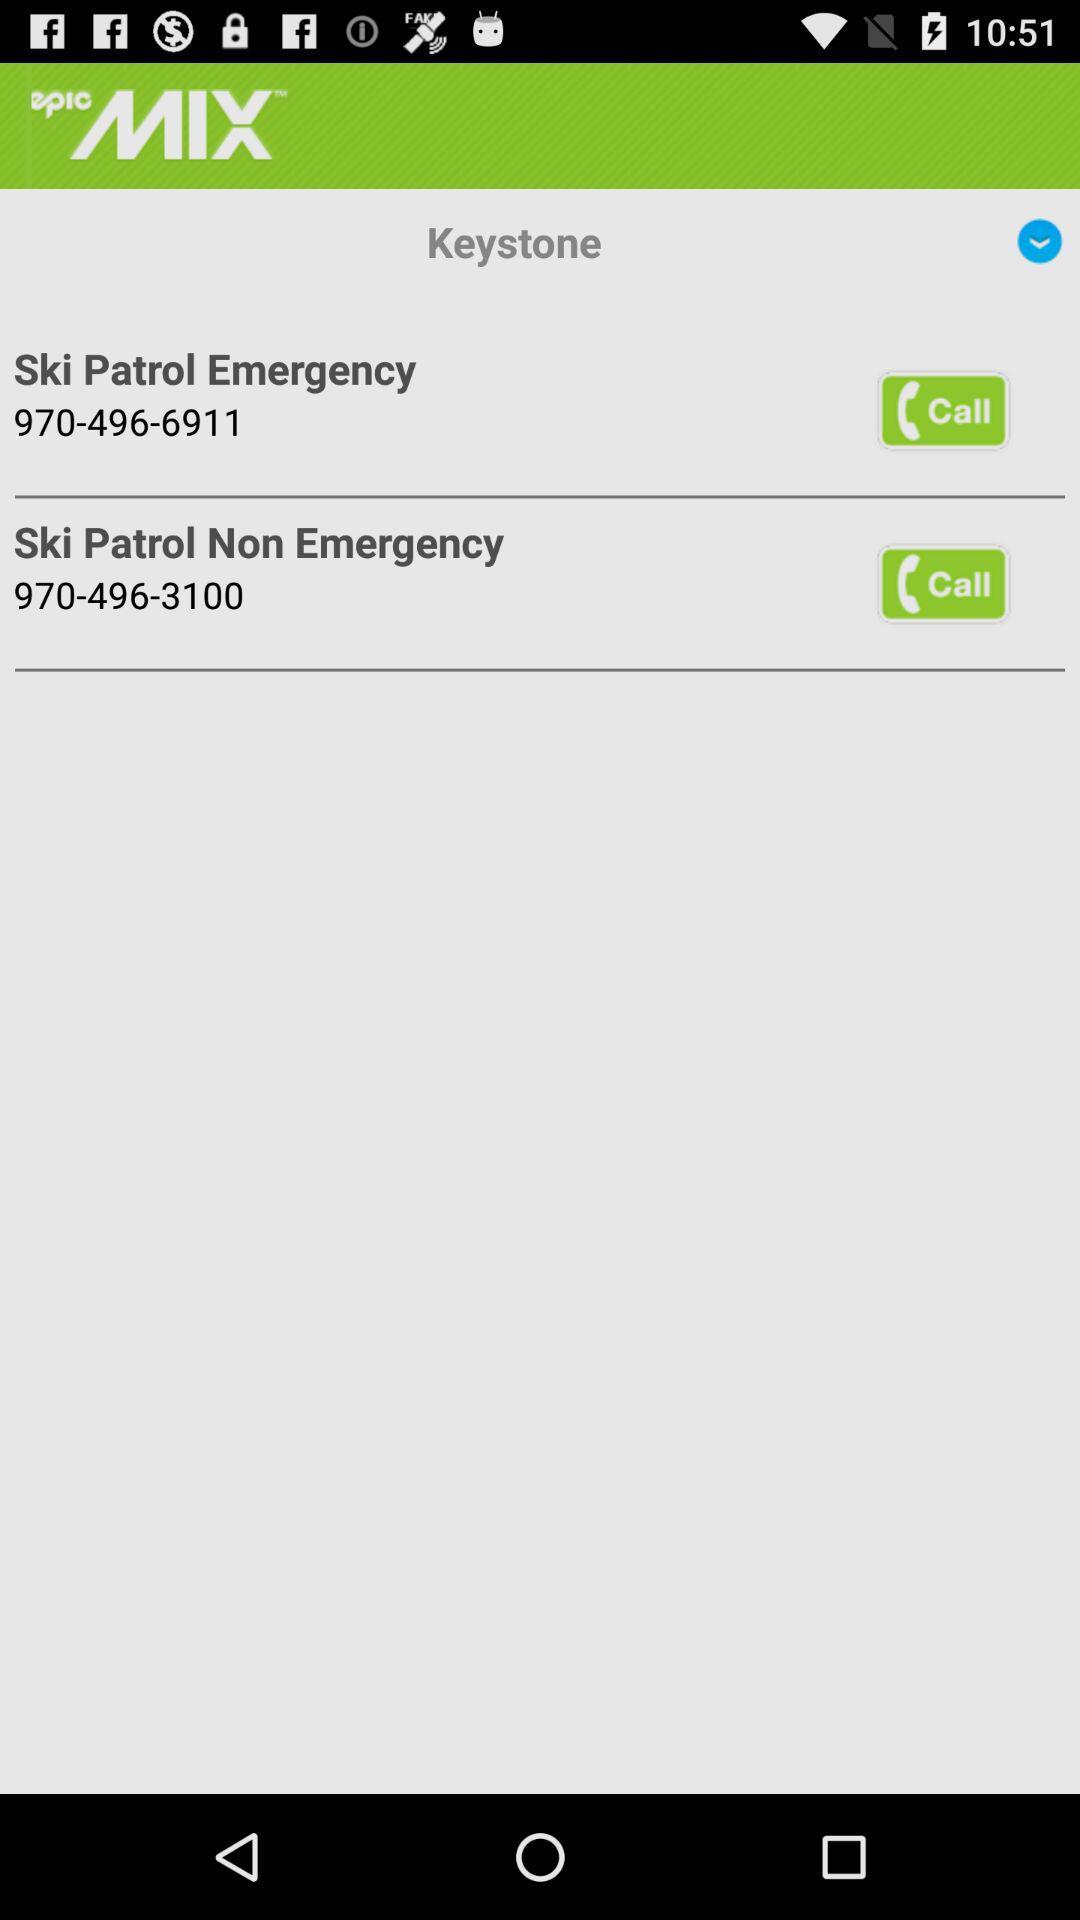  I want to click on the icon to the right of the ski patrol emergency app, so click(943, 408).